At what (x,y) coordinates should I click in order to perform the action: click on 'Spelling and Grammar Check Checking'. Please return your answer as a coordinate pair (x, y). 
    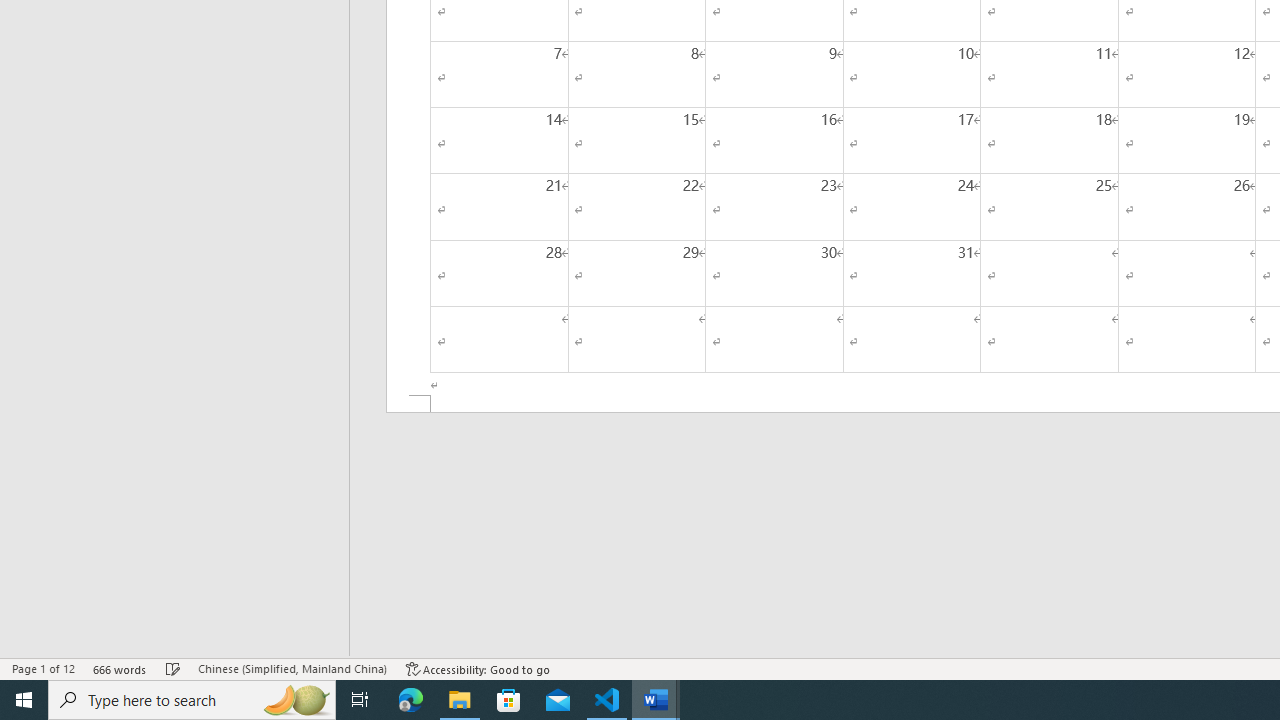
    Looking at the image, I should click on (173, 669).